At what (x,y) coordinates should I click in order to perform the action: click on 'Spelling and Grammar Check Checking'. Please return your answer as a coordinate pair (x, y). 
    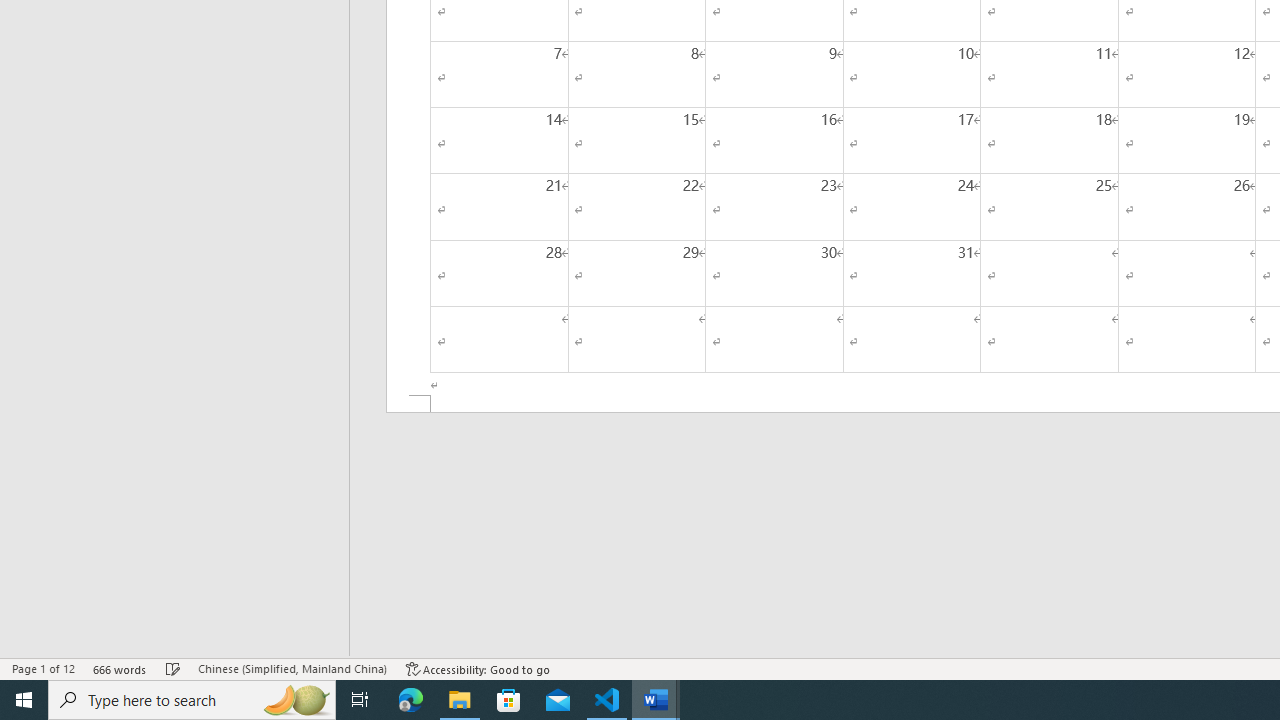
    Looking at the image, I should click on (173, 669).